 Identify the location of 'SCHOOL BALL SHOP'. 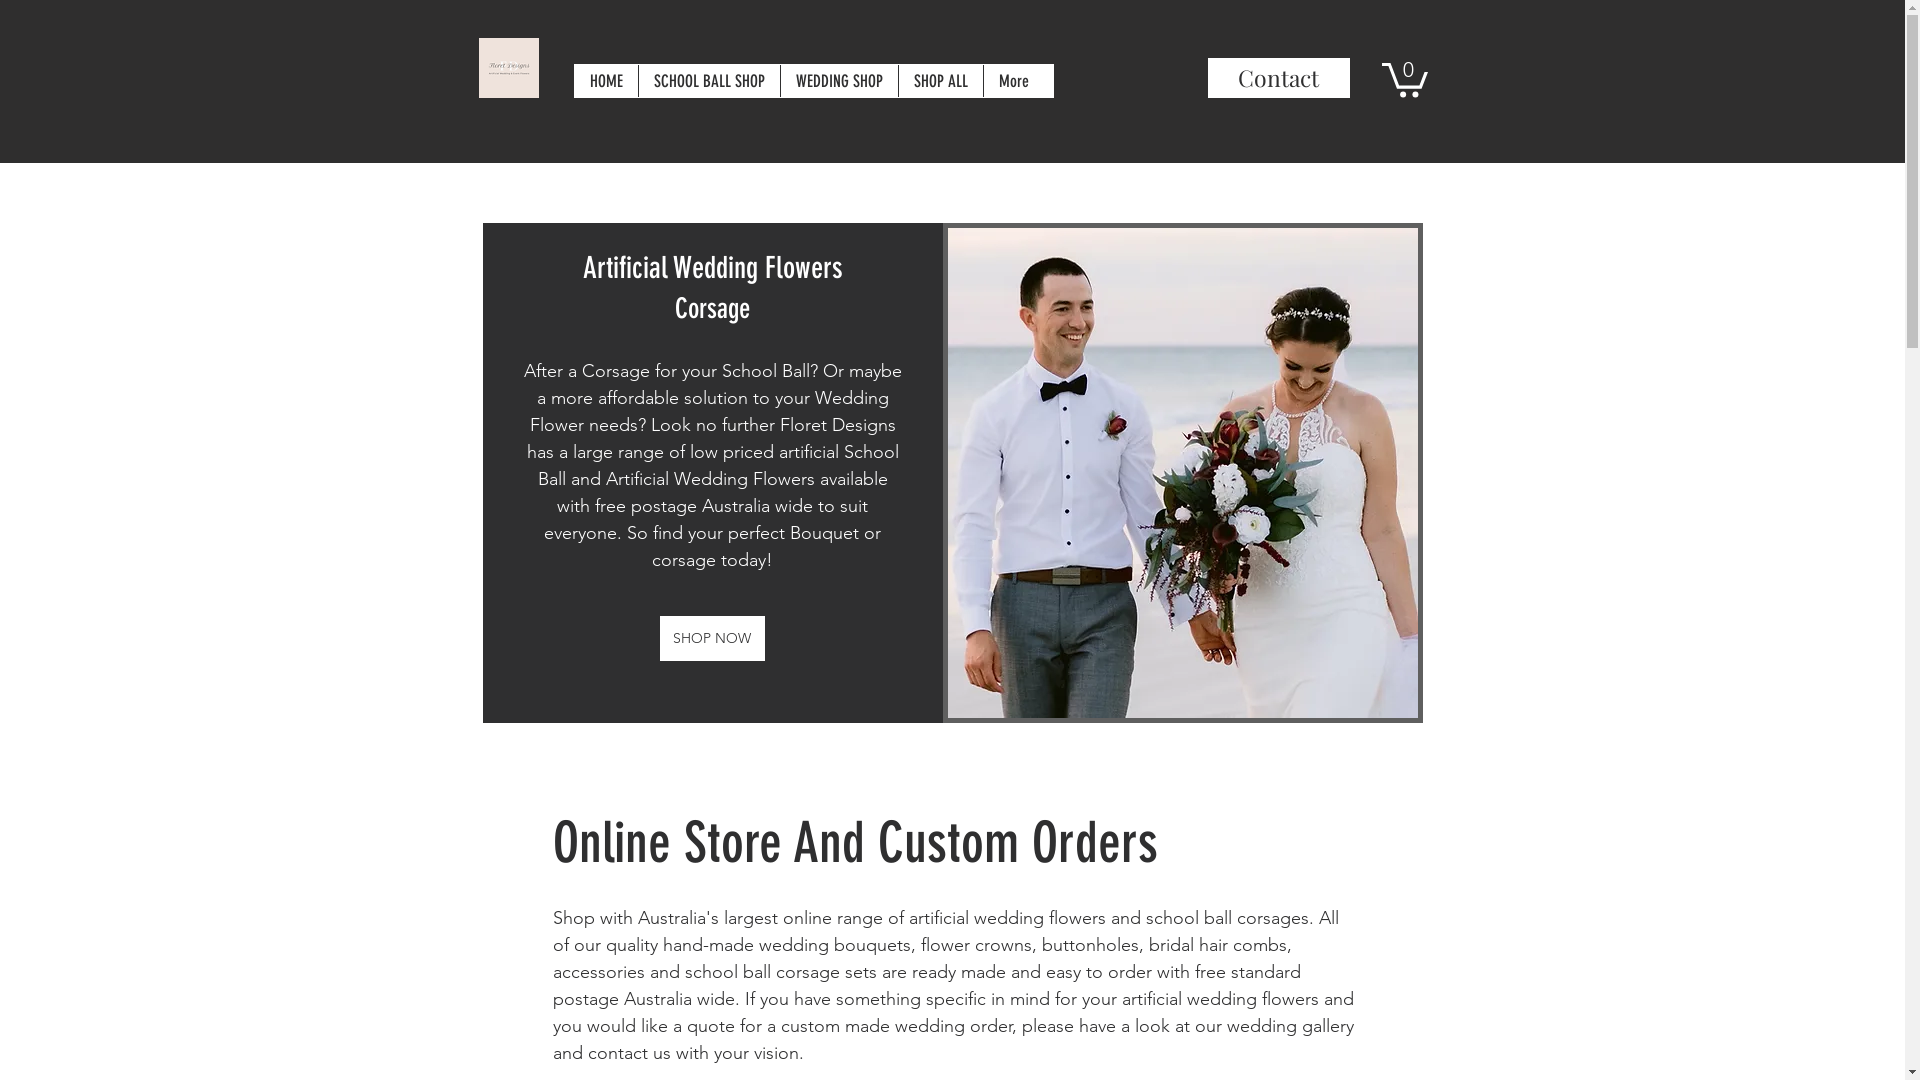
(709, 80).